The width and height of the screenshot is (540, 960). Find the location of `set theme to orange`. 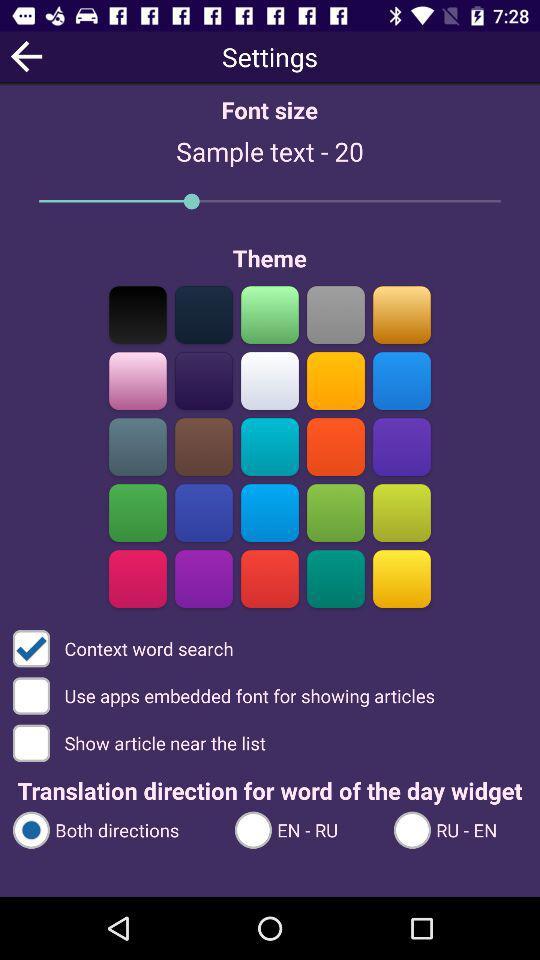

set theme to orange is located at coordinates (401, 314).